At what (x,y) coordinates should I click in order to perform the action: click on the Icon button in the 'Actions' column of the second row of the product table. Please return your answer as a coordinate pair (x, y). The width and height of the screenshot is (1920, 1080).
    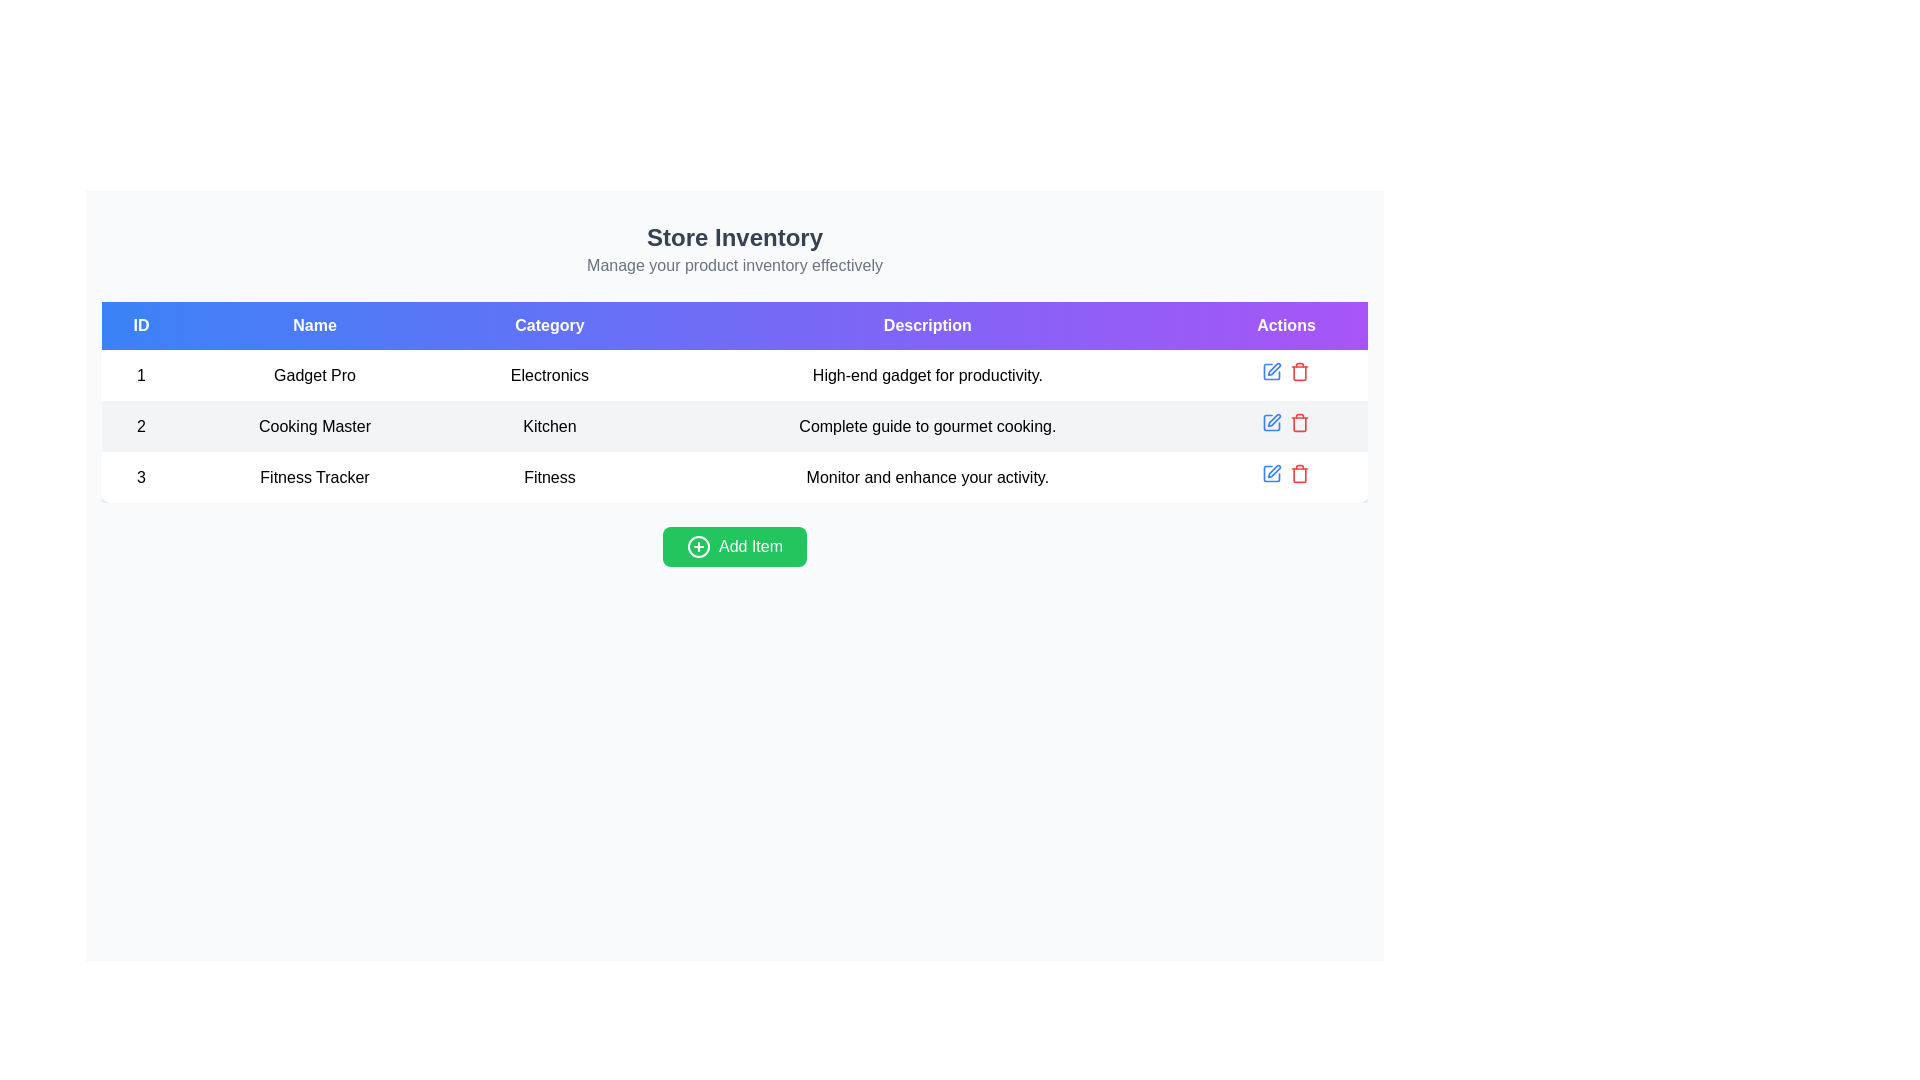
    Looking at the image, I should click on (1271, 422).